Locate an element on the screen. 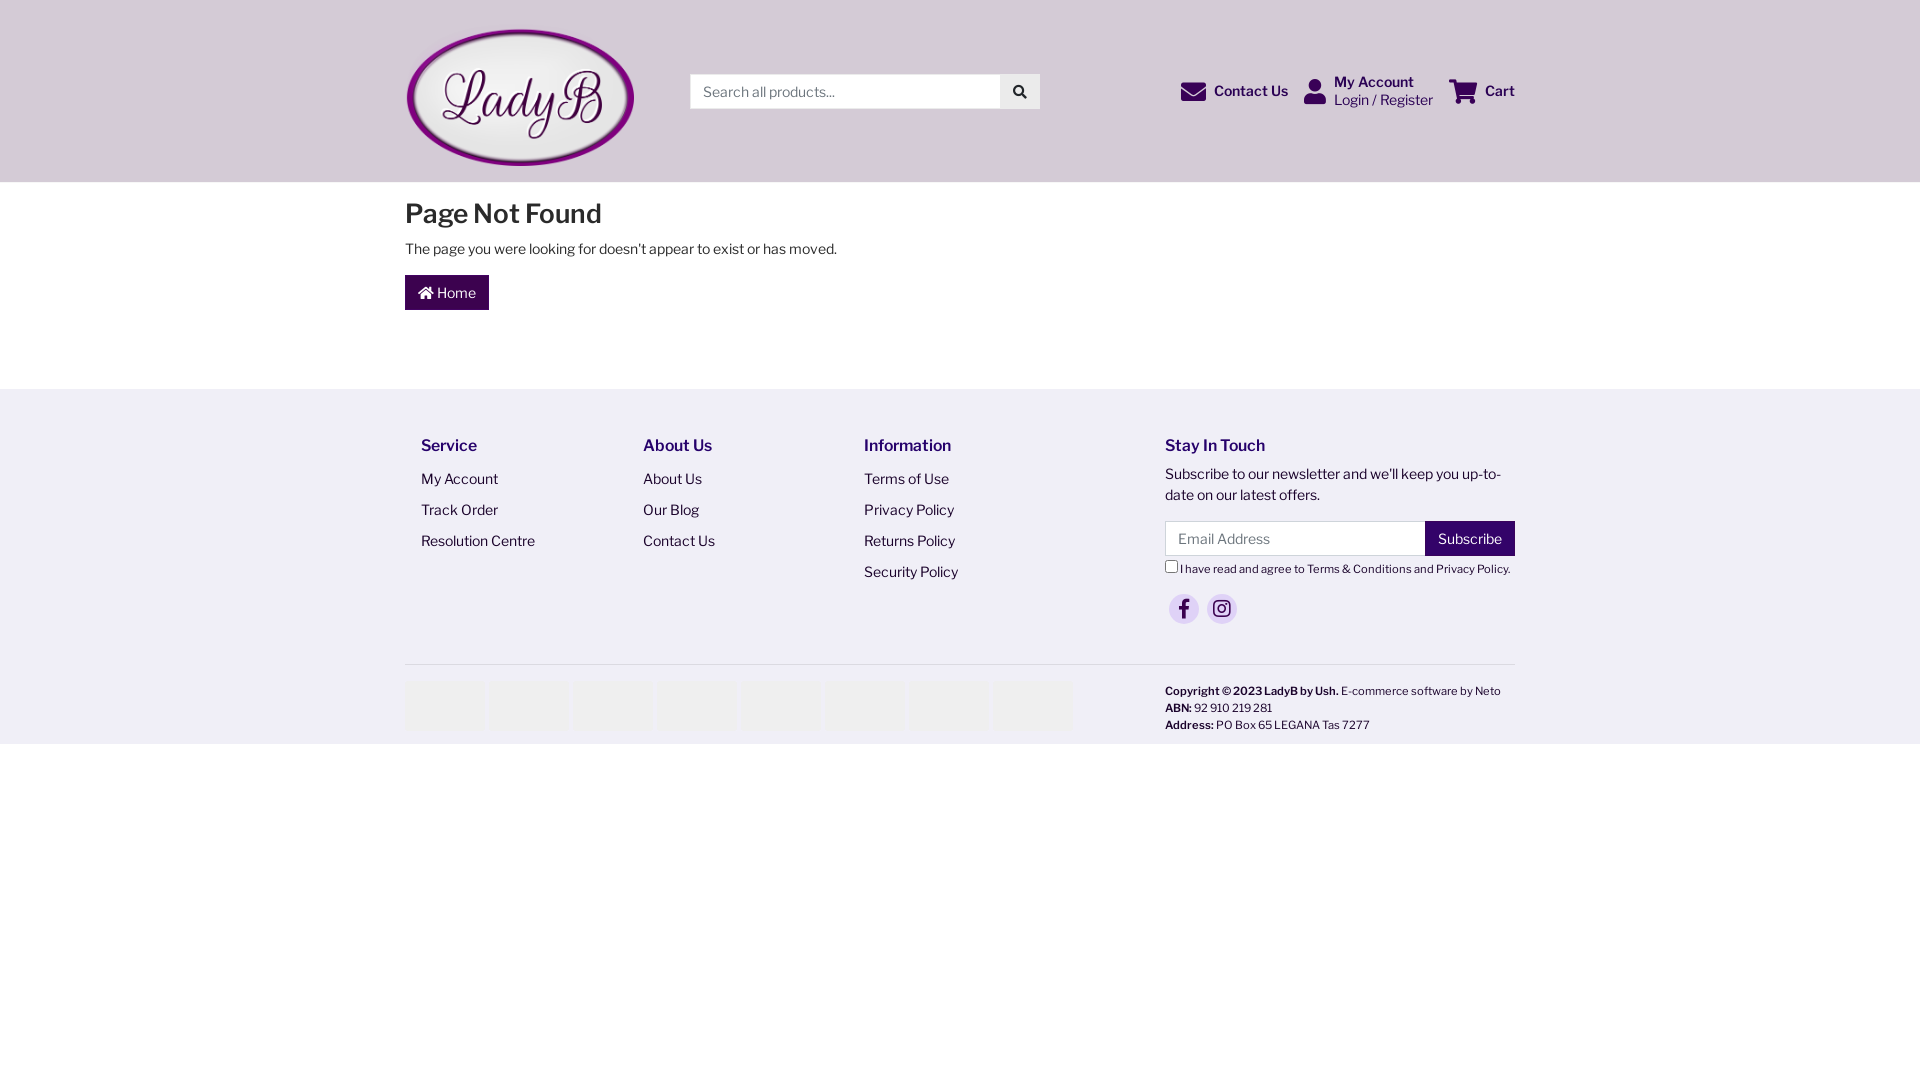  'Search' is located at coordinates (1019, 91).